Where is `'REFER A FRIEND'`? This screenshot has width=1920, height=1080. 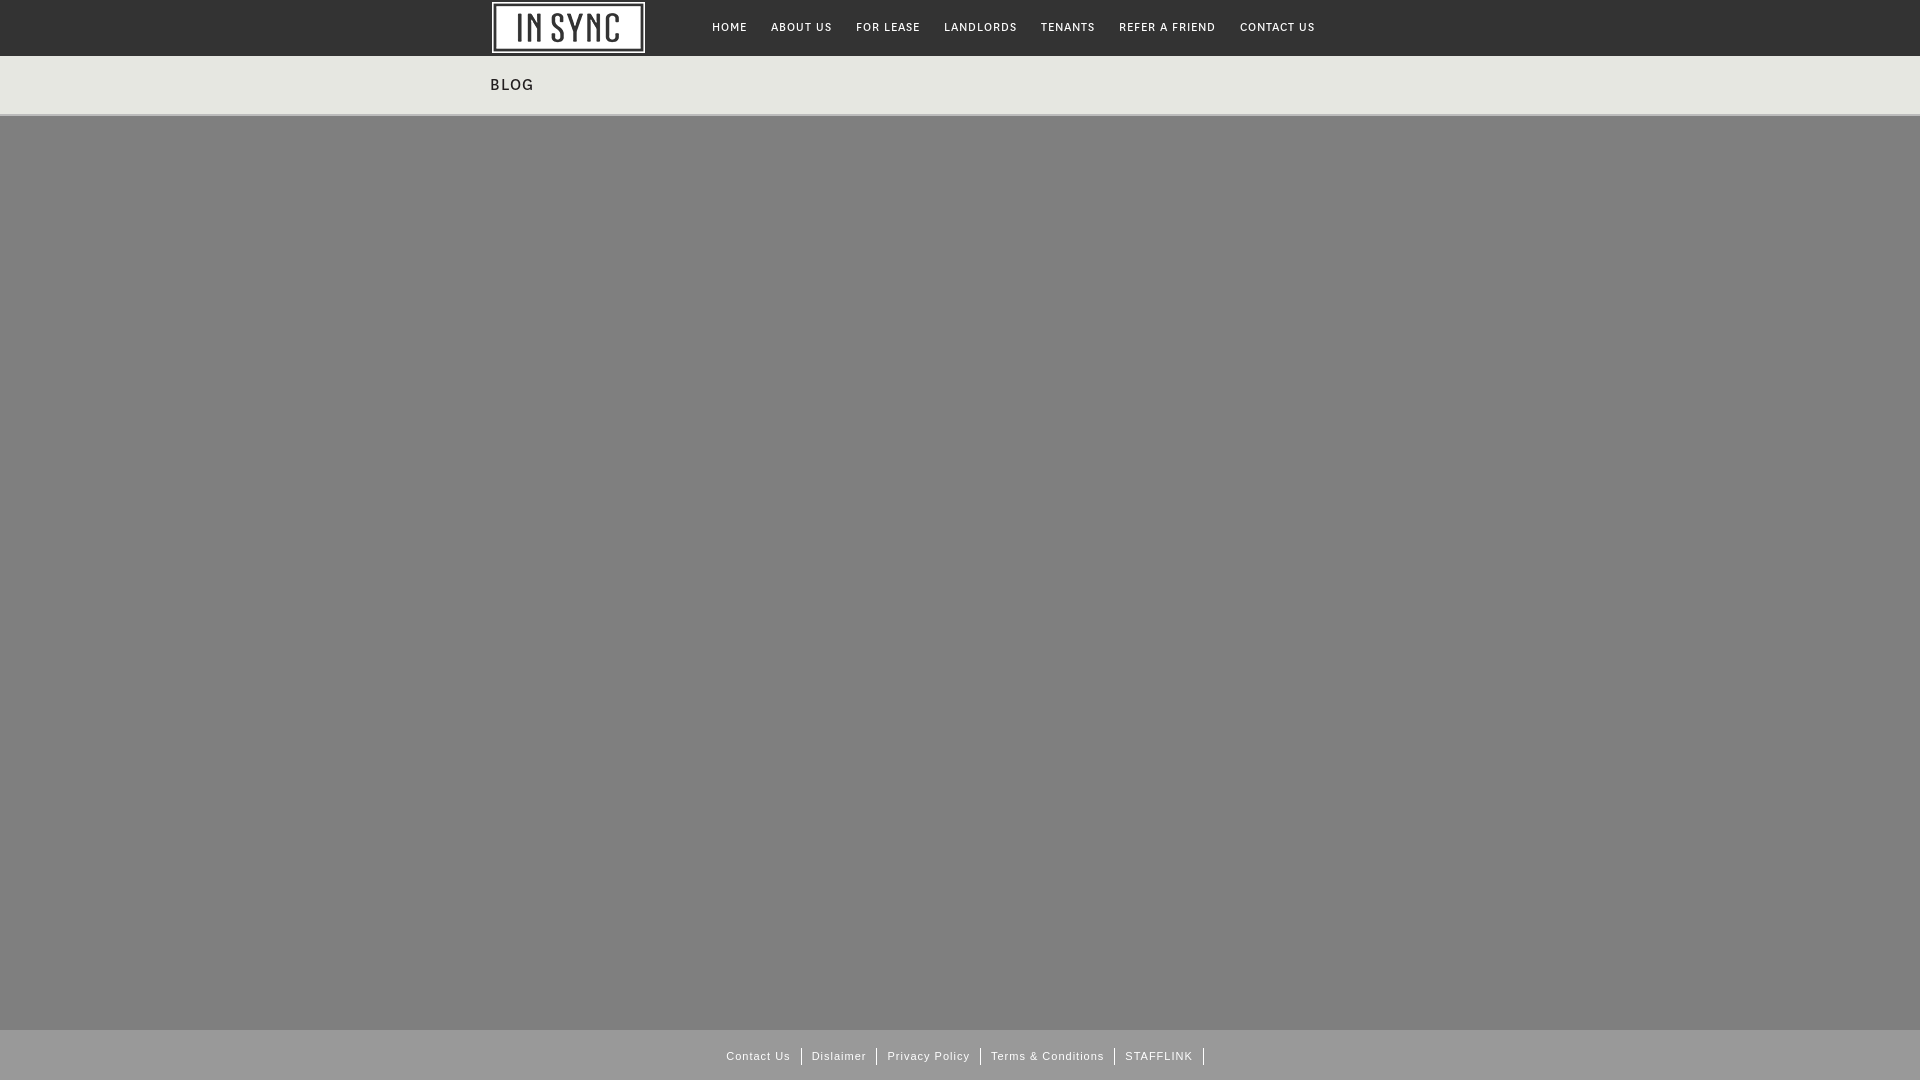 'REFER A FRIEND' is located at coordinates (1167, 27).